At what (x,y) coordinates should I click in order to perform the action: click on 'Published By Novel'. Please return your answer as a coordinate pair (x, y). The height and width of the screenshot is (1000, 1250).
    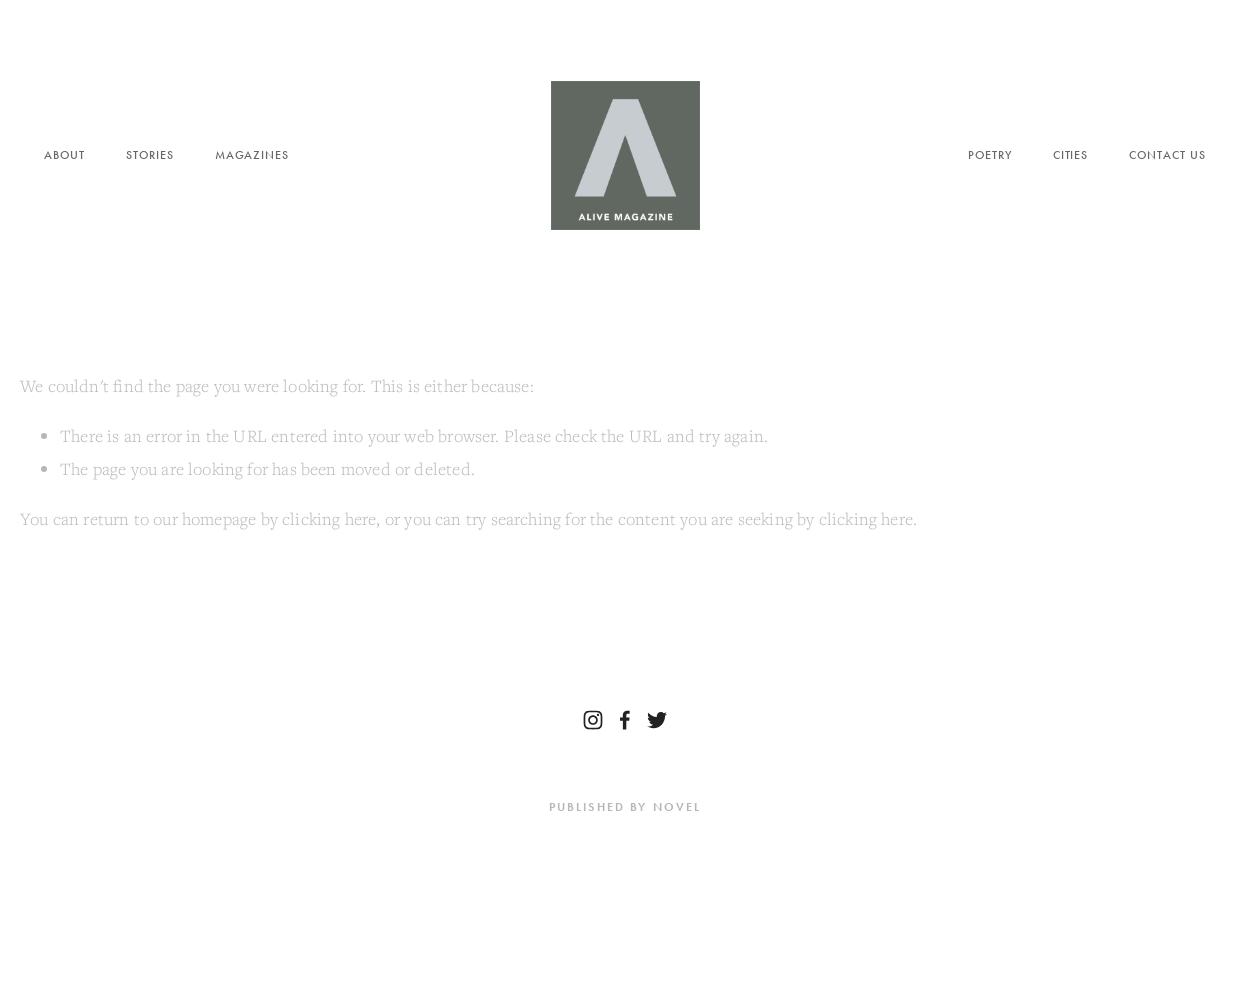
    Looking at the image, I should click on (623, 806).